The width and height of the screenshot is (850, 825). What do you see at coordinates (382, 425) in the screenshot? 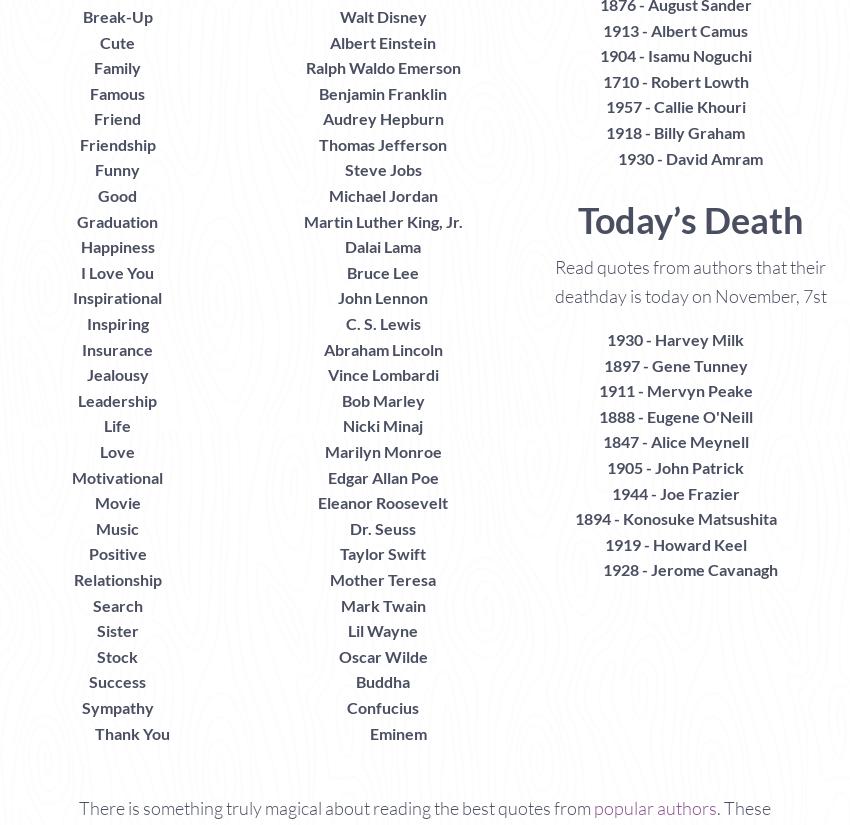
I see `'Nicki Minaj'` at bounding box center [382, 425].